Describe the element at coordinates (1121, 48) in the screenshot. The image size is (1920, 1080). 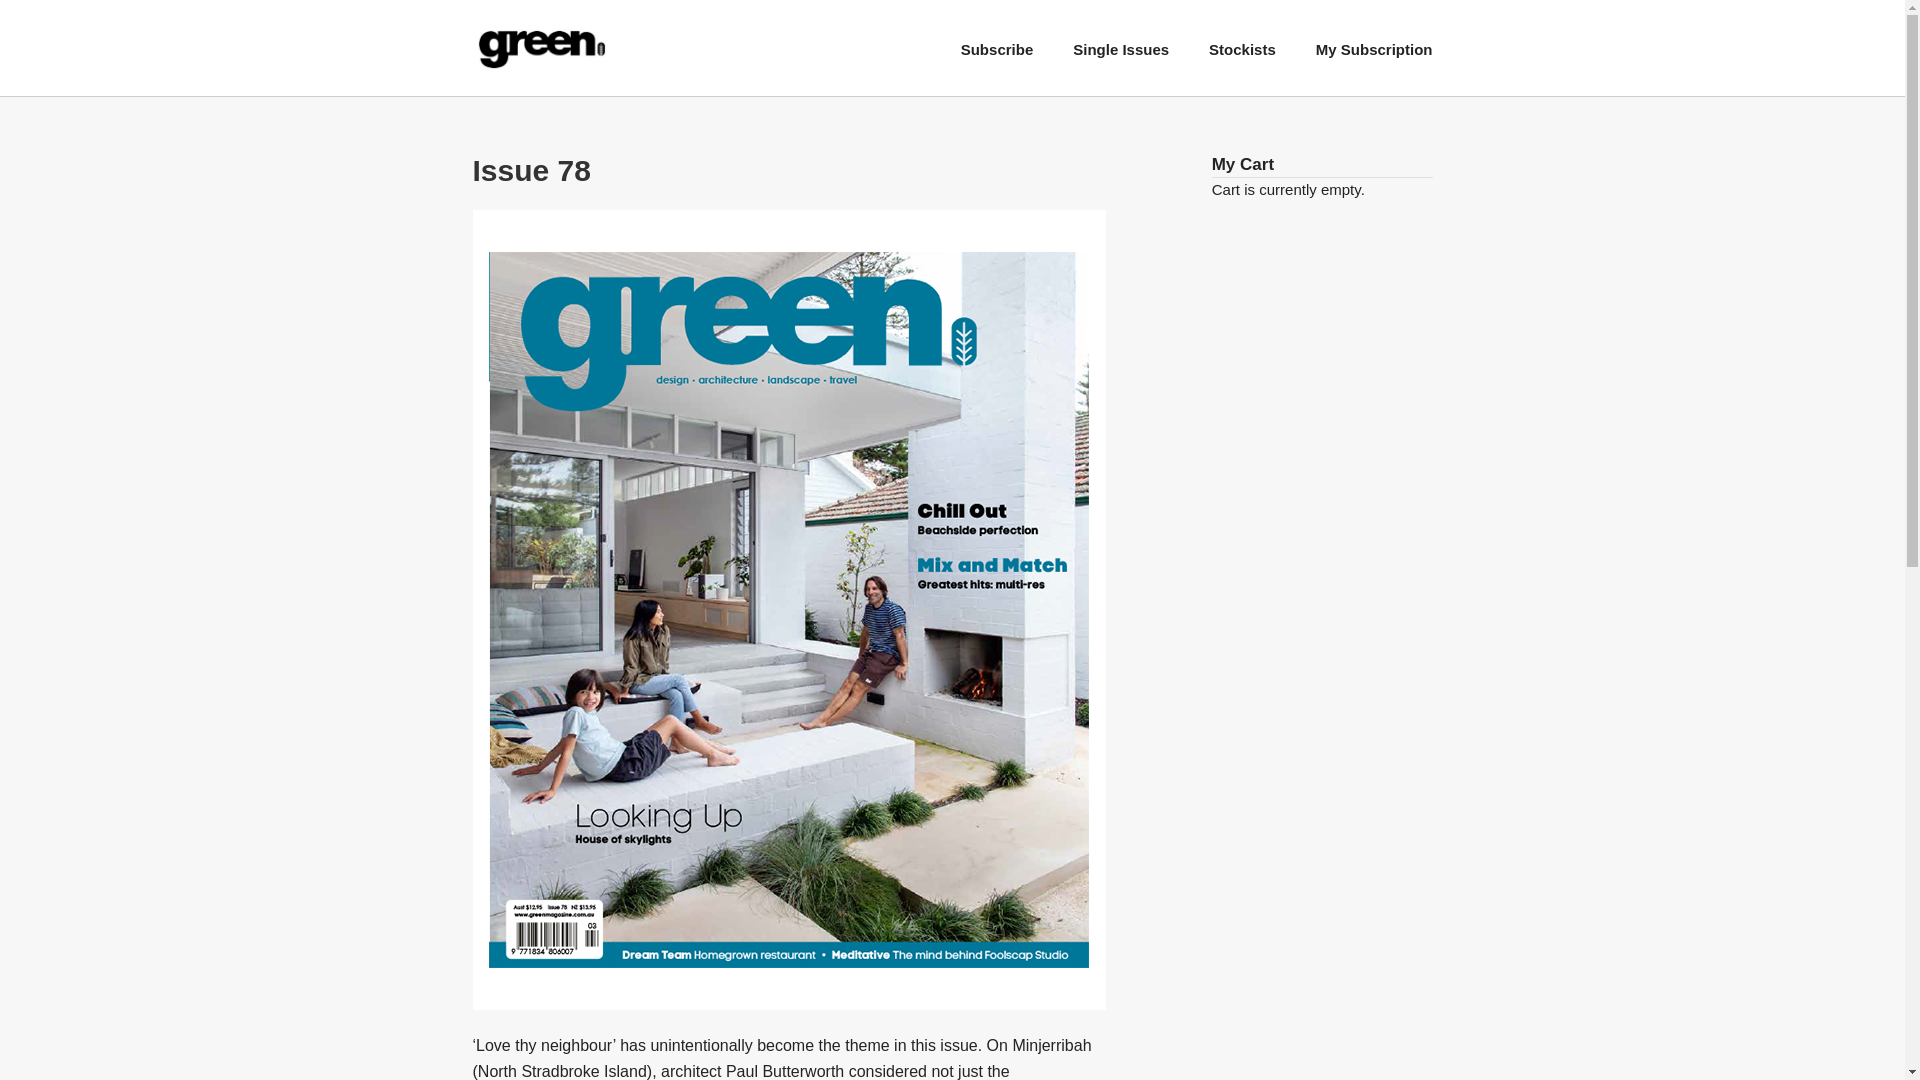
I see `'Single Issues'` at that location.